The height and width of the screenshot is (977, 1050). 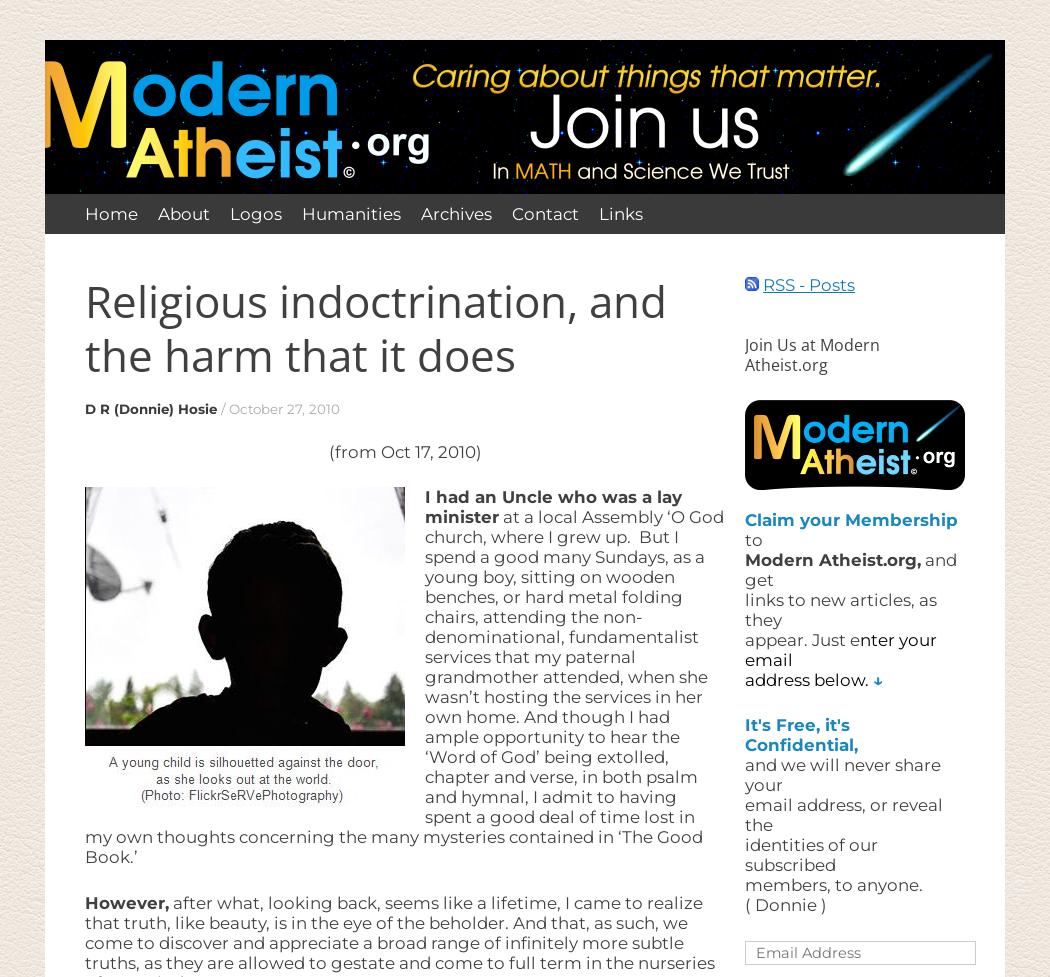 I want to click on 'Modern Atheist.org,', so click(x=743, y=559).